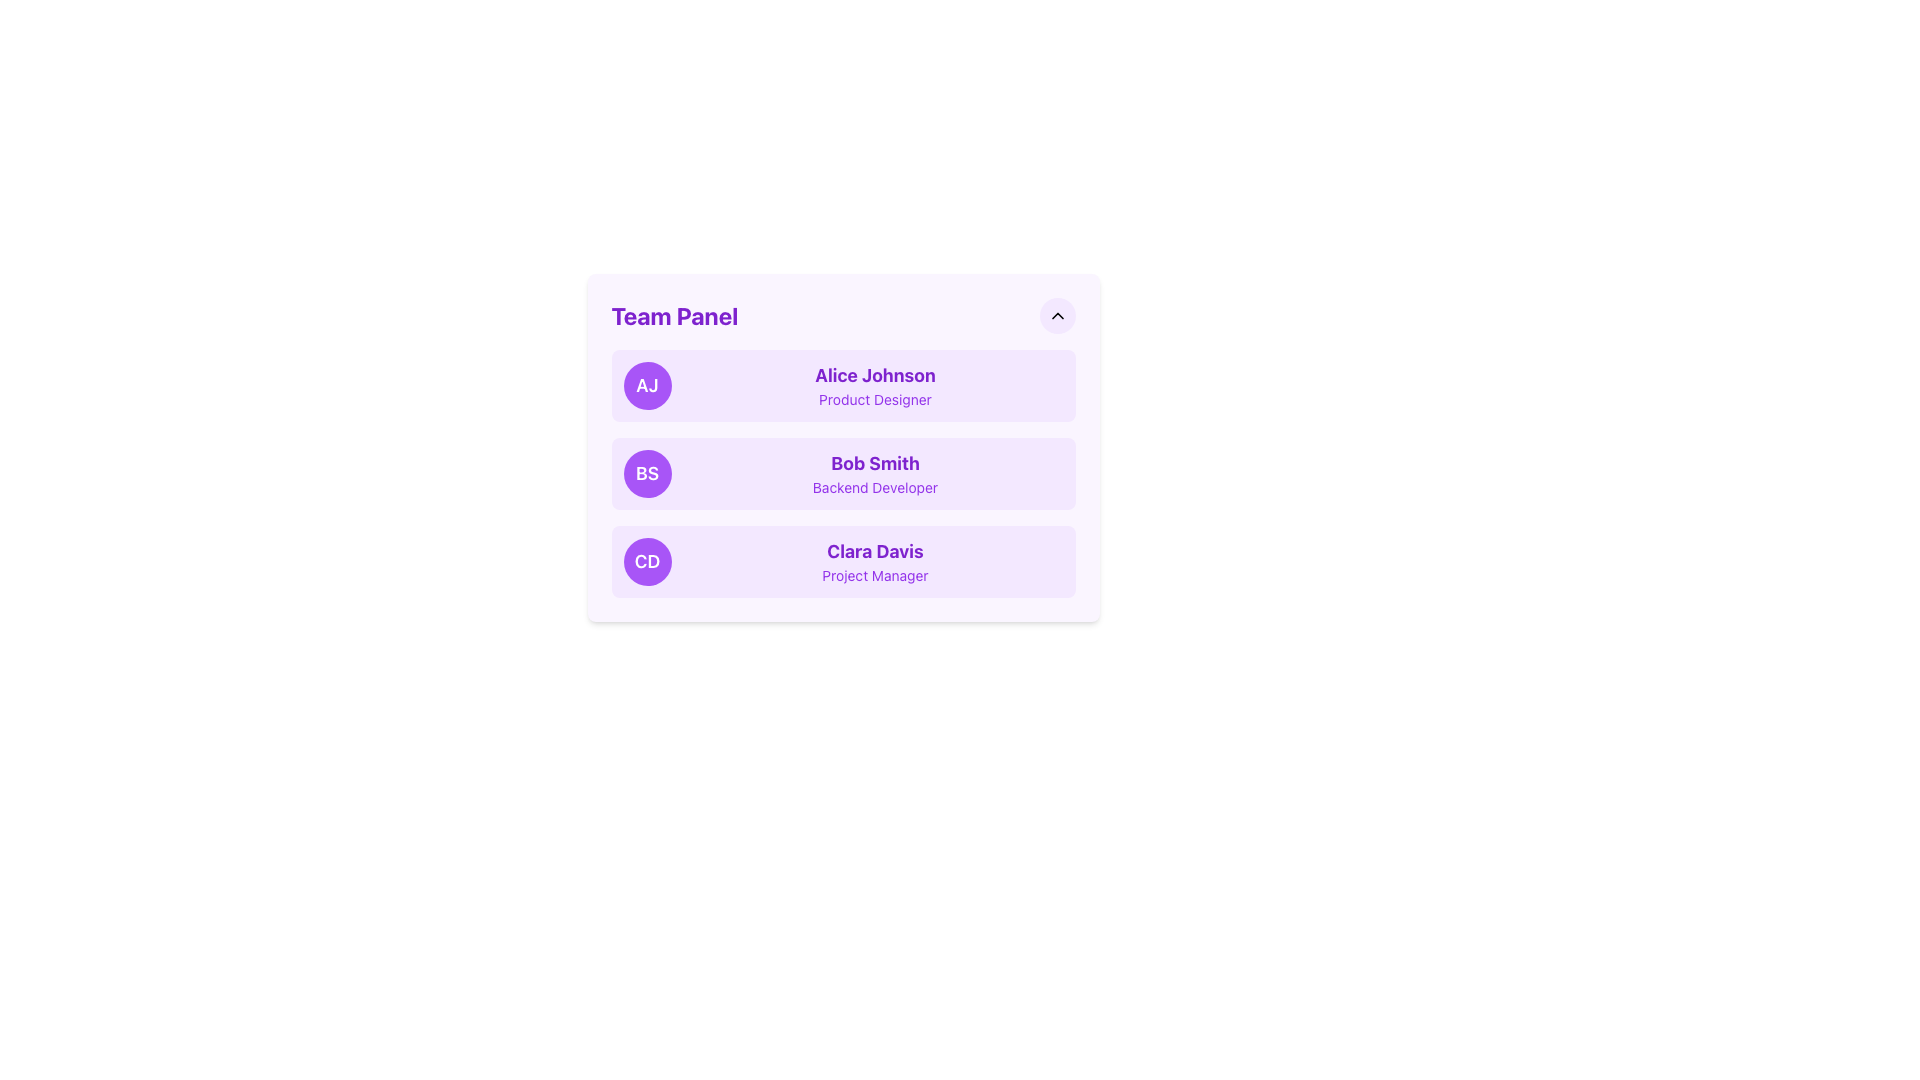 The image size is (1920, 1080). I want to click on the list item for user 'Bob Smith - Backend Developer', which is the second entry in the 'Team Panel' with a purple background and circular icon displaying 'BS', so click(843, 474).